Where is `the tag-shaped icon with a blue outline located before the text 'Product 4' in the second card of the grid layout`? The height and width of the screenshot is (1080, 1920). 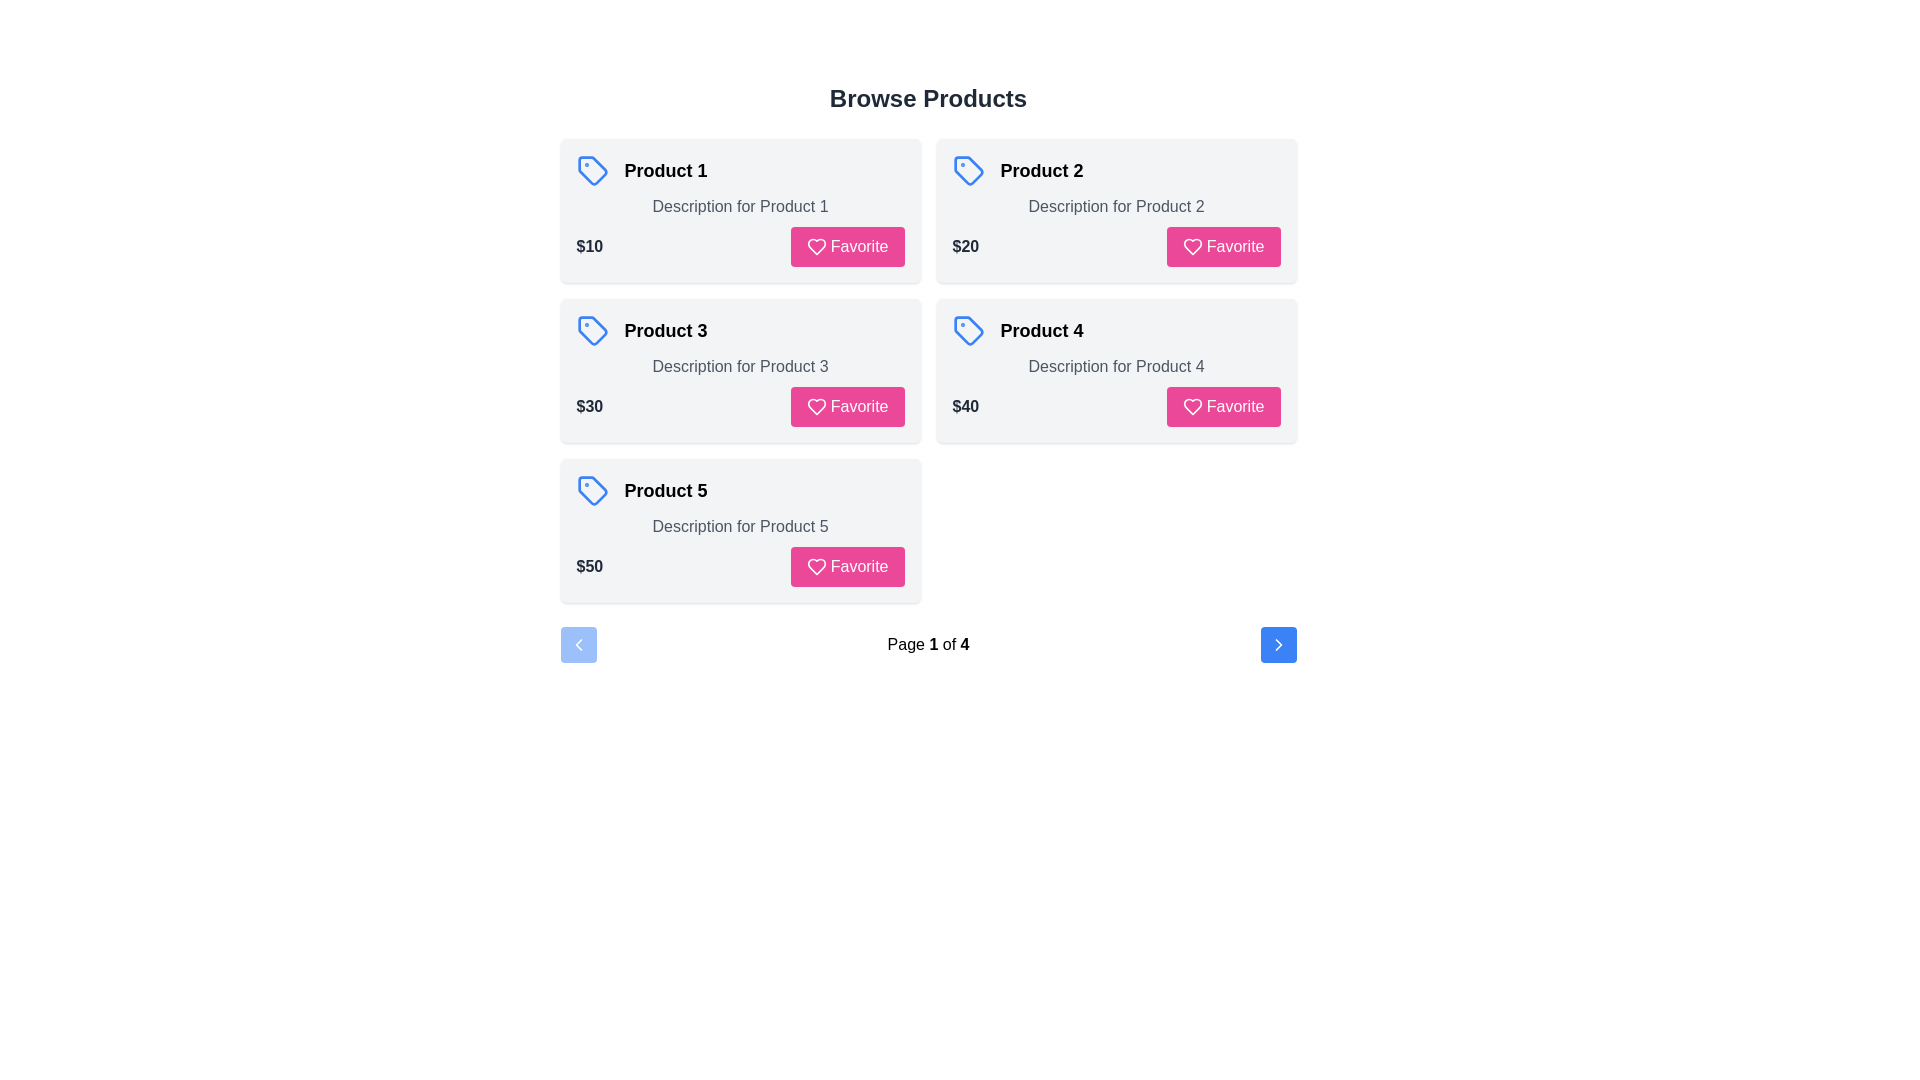
the tag-shaped icon with a blue outline located before the text 'Product 4' in the second card of the grid layout is located at coordinates (968, 330).